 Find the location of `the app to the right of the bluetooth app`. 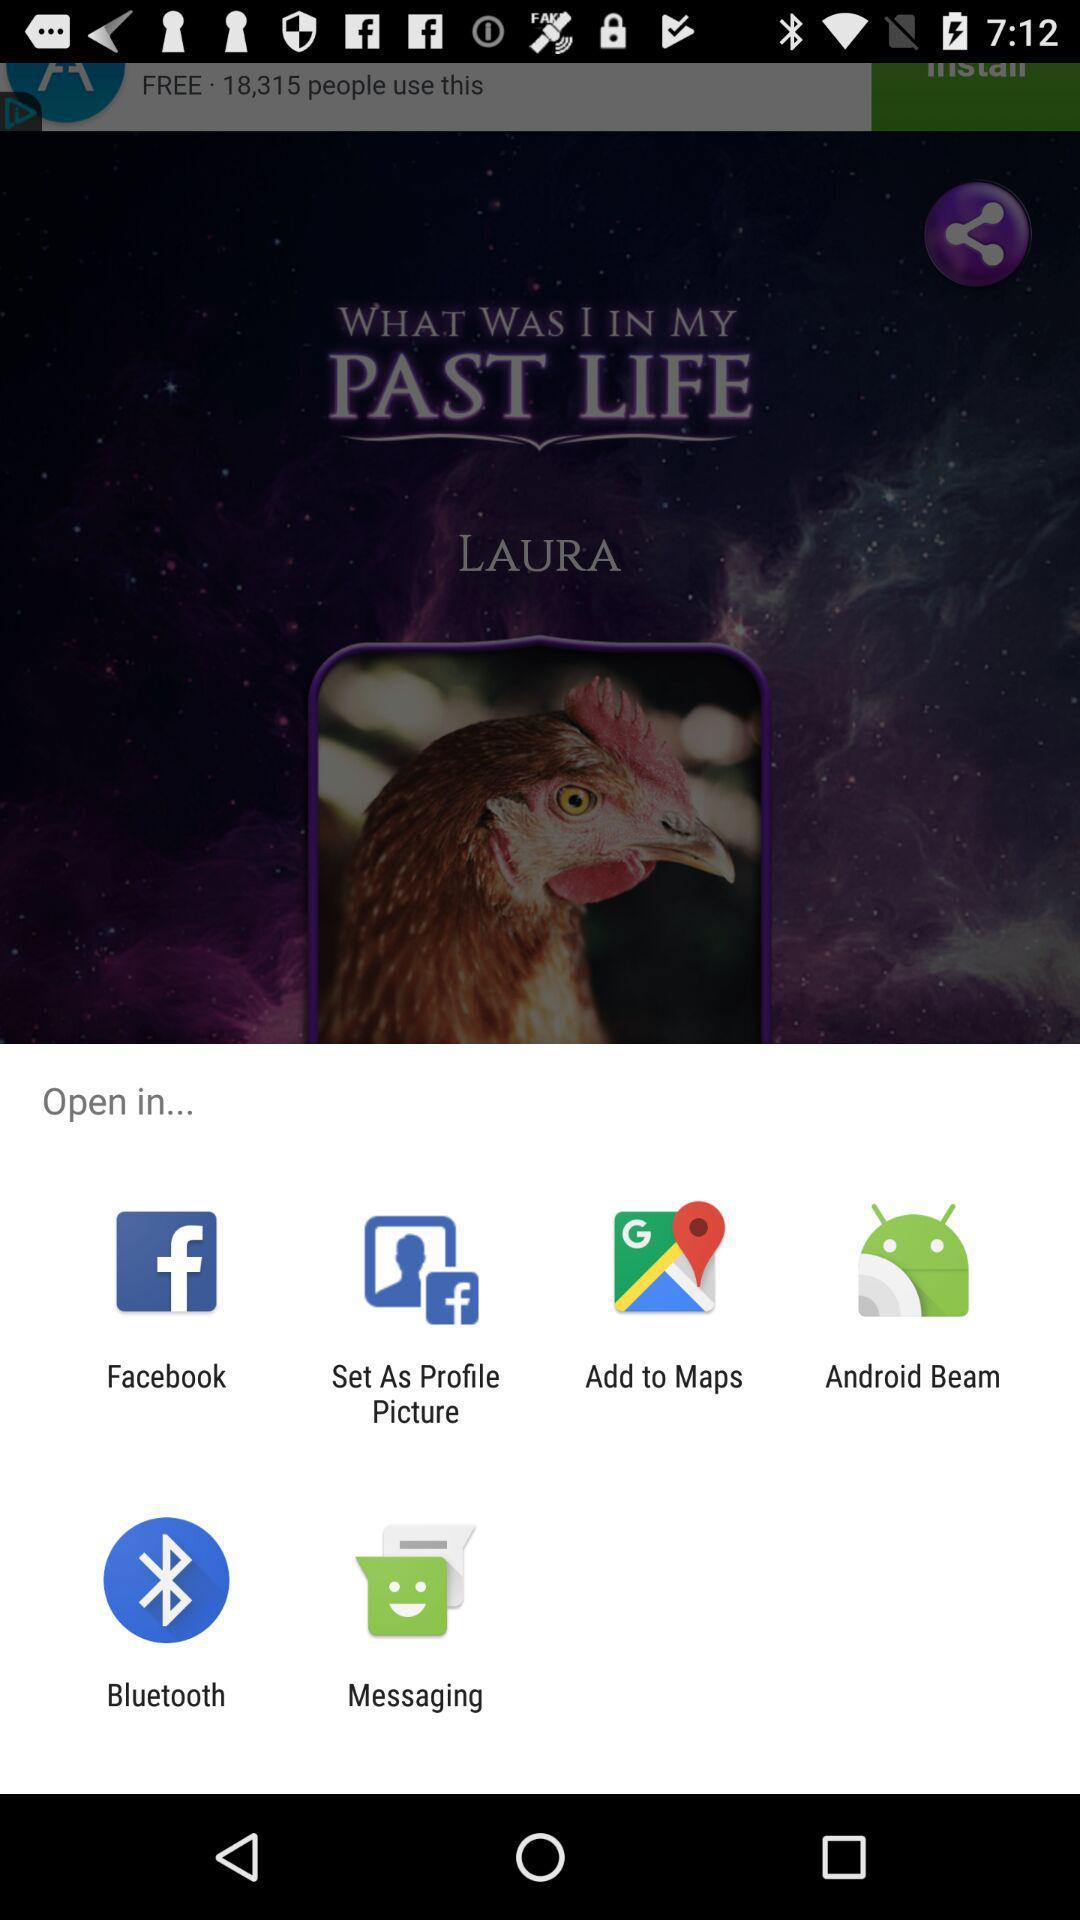

the app to the right of the bluetooth app is located at coordinates (414, 1711).